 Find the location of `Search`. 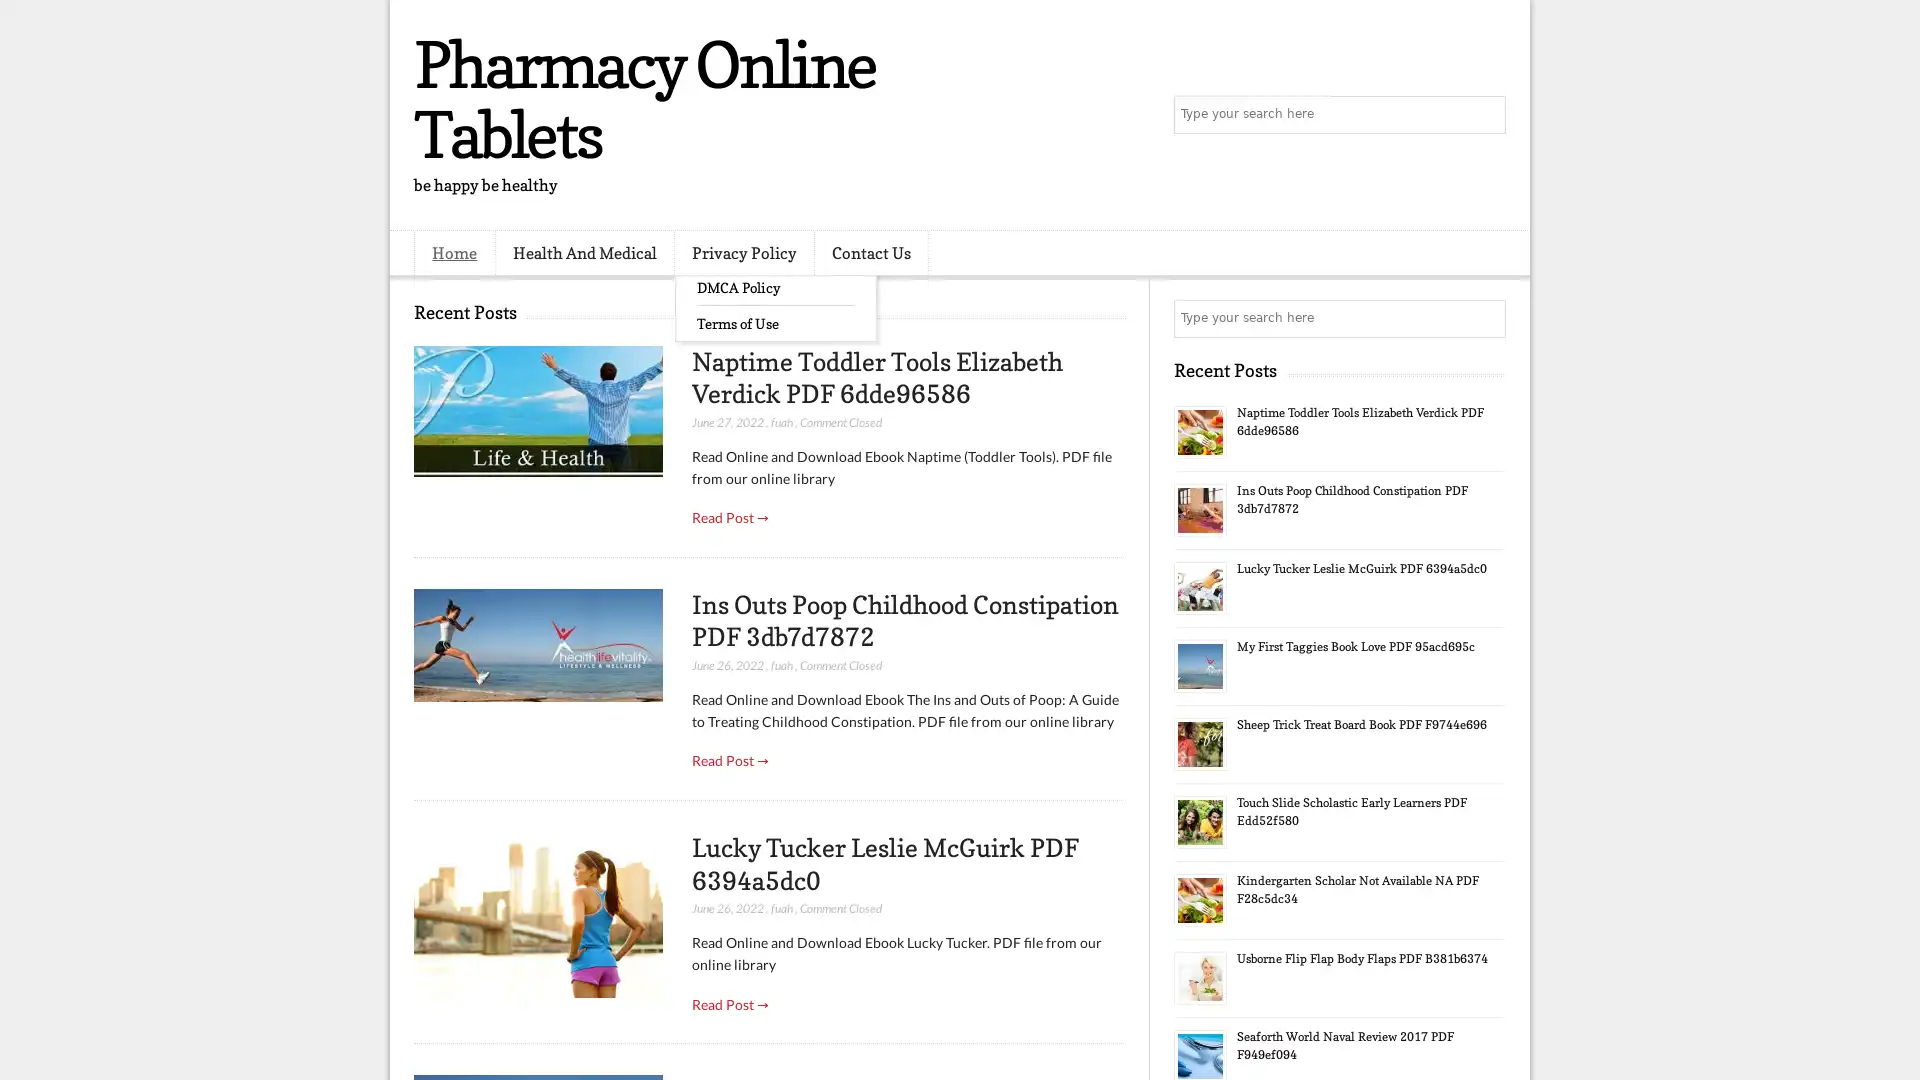

Search is located at coordinates (1485, 318).